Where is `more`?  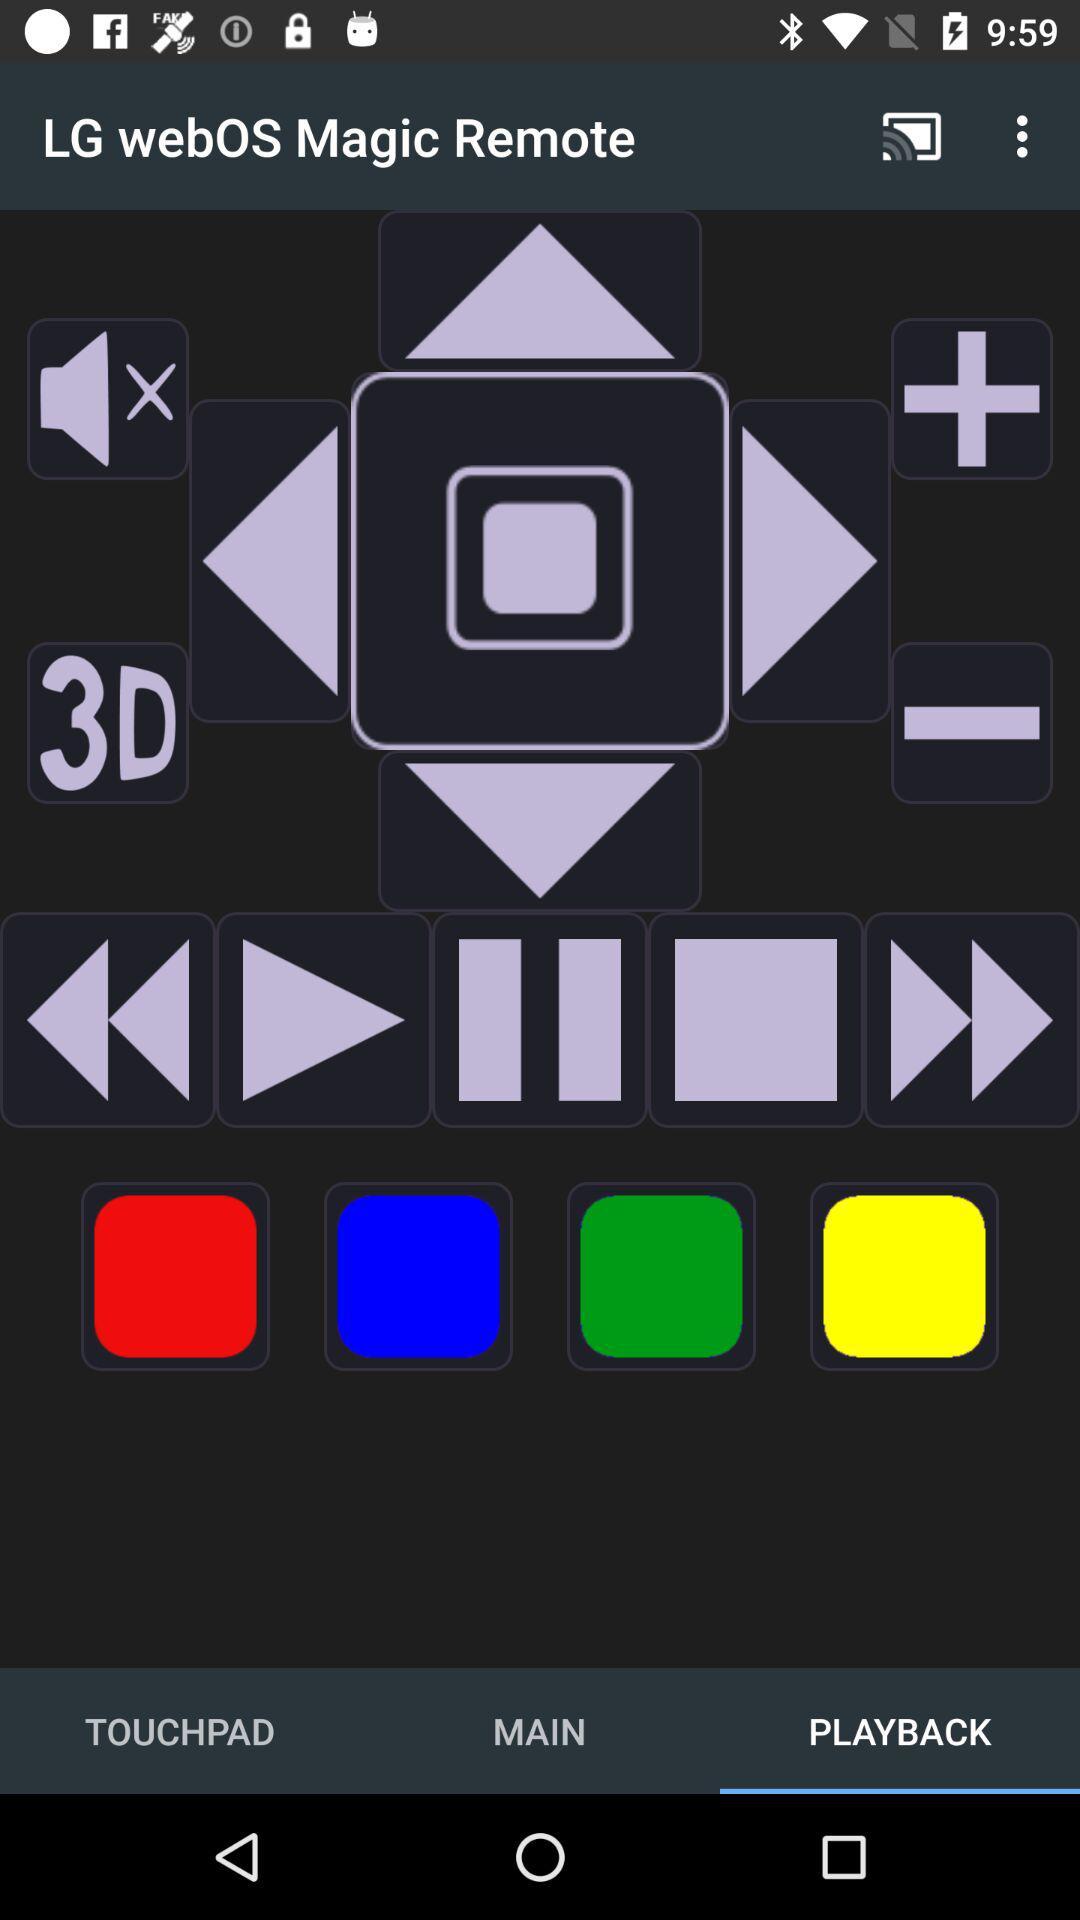 more is located at coordinates (971, 398).